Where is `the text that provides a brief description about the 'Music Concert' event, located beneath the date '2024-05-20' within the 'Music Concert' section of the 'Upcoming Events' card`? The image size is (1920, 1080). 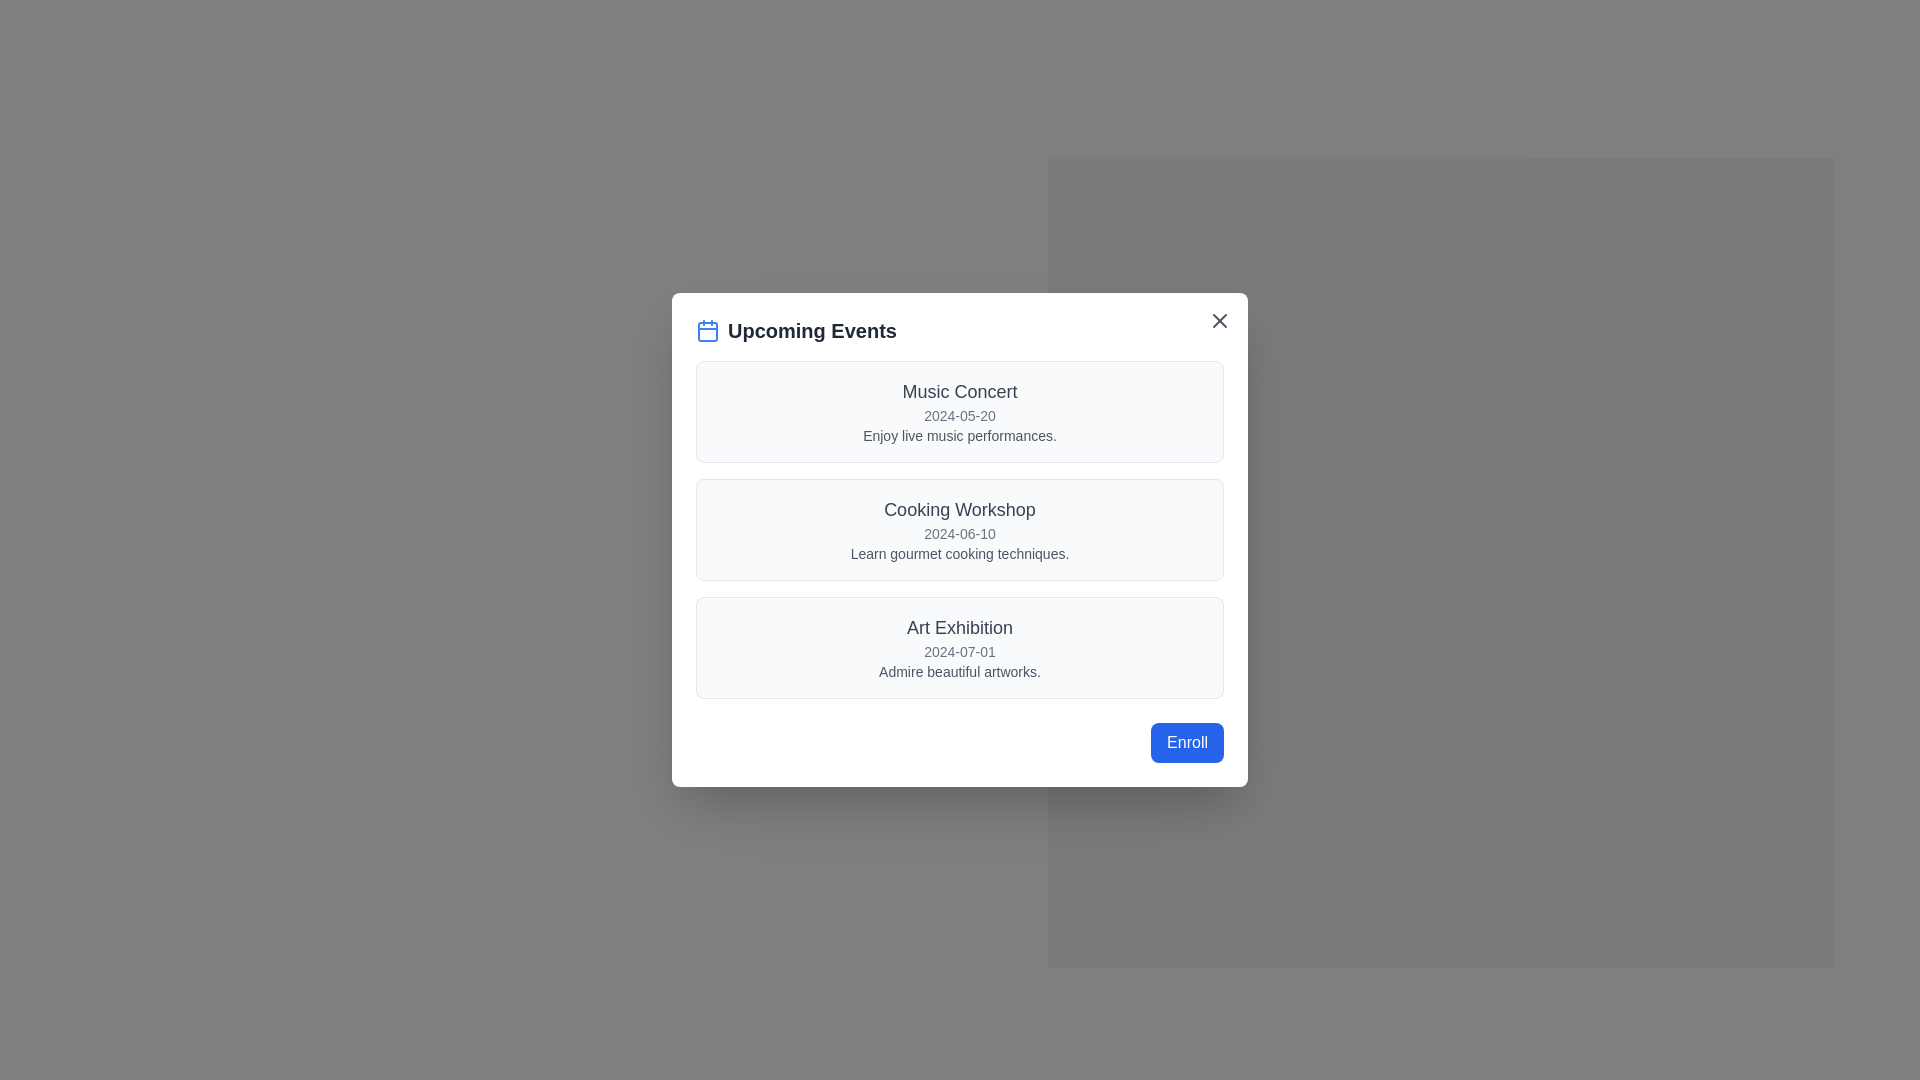 the text that provides a brief description about the 'Music Concert' event, located beneath the date '2024-05-20' within the 'Music Concert' section of the 'Upcoming Events' card is located at coordinates (960, 434).